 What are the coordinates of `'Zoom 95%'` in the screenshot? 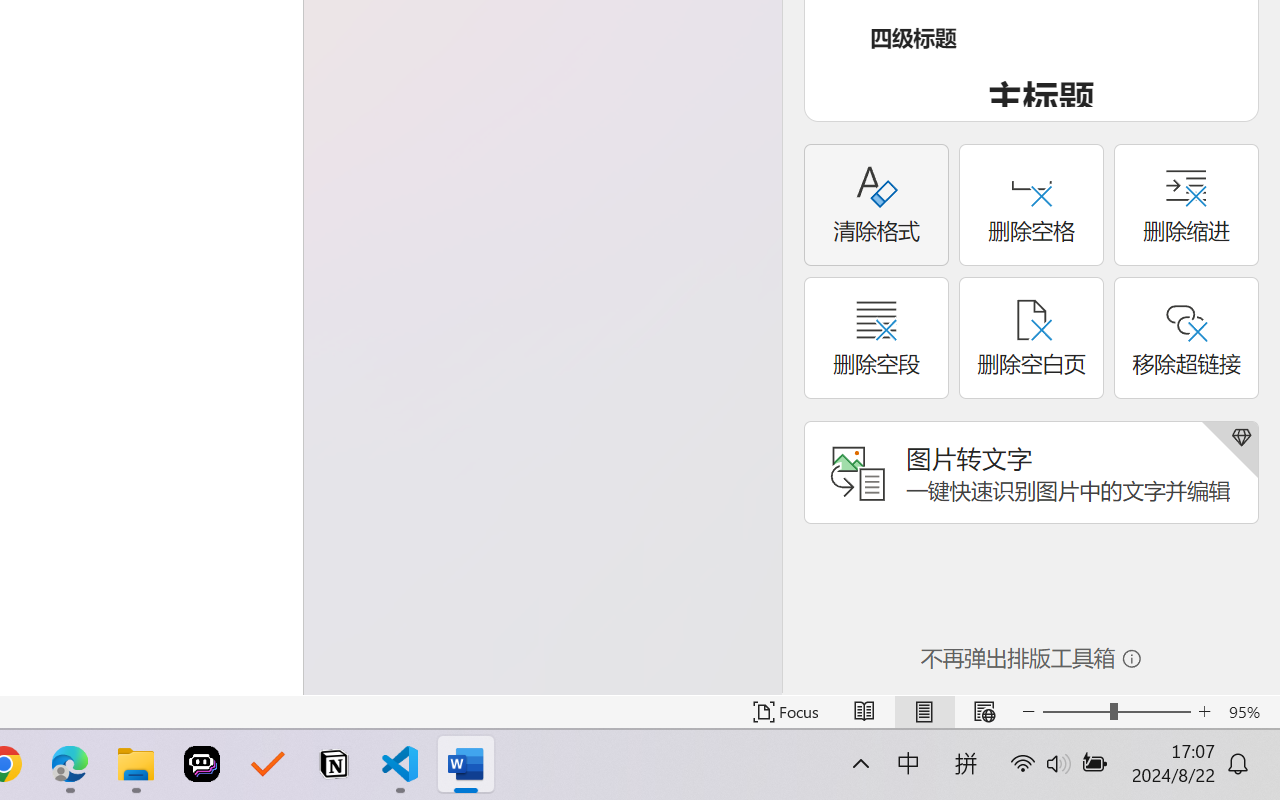 It's located at (1248, 711).